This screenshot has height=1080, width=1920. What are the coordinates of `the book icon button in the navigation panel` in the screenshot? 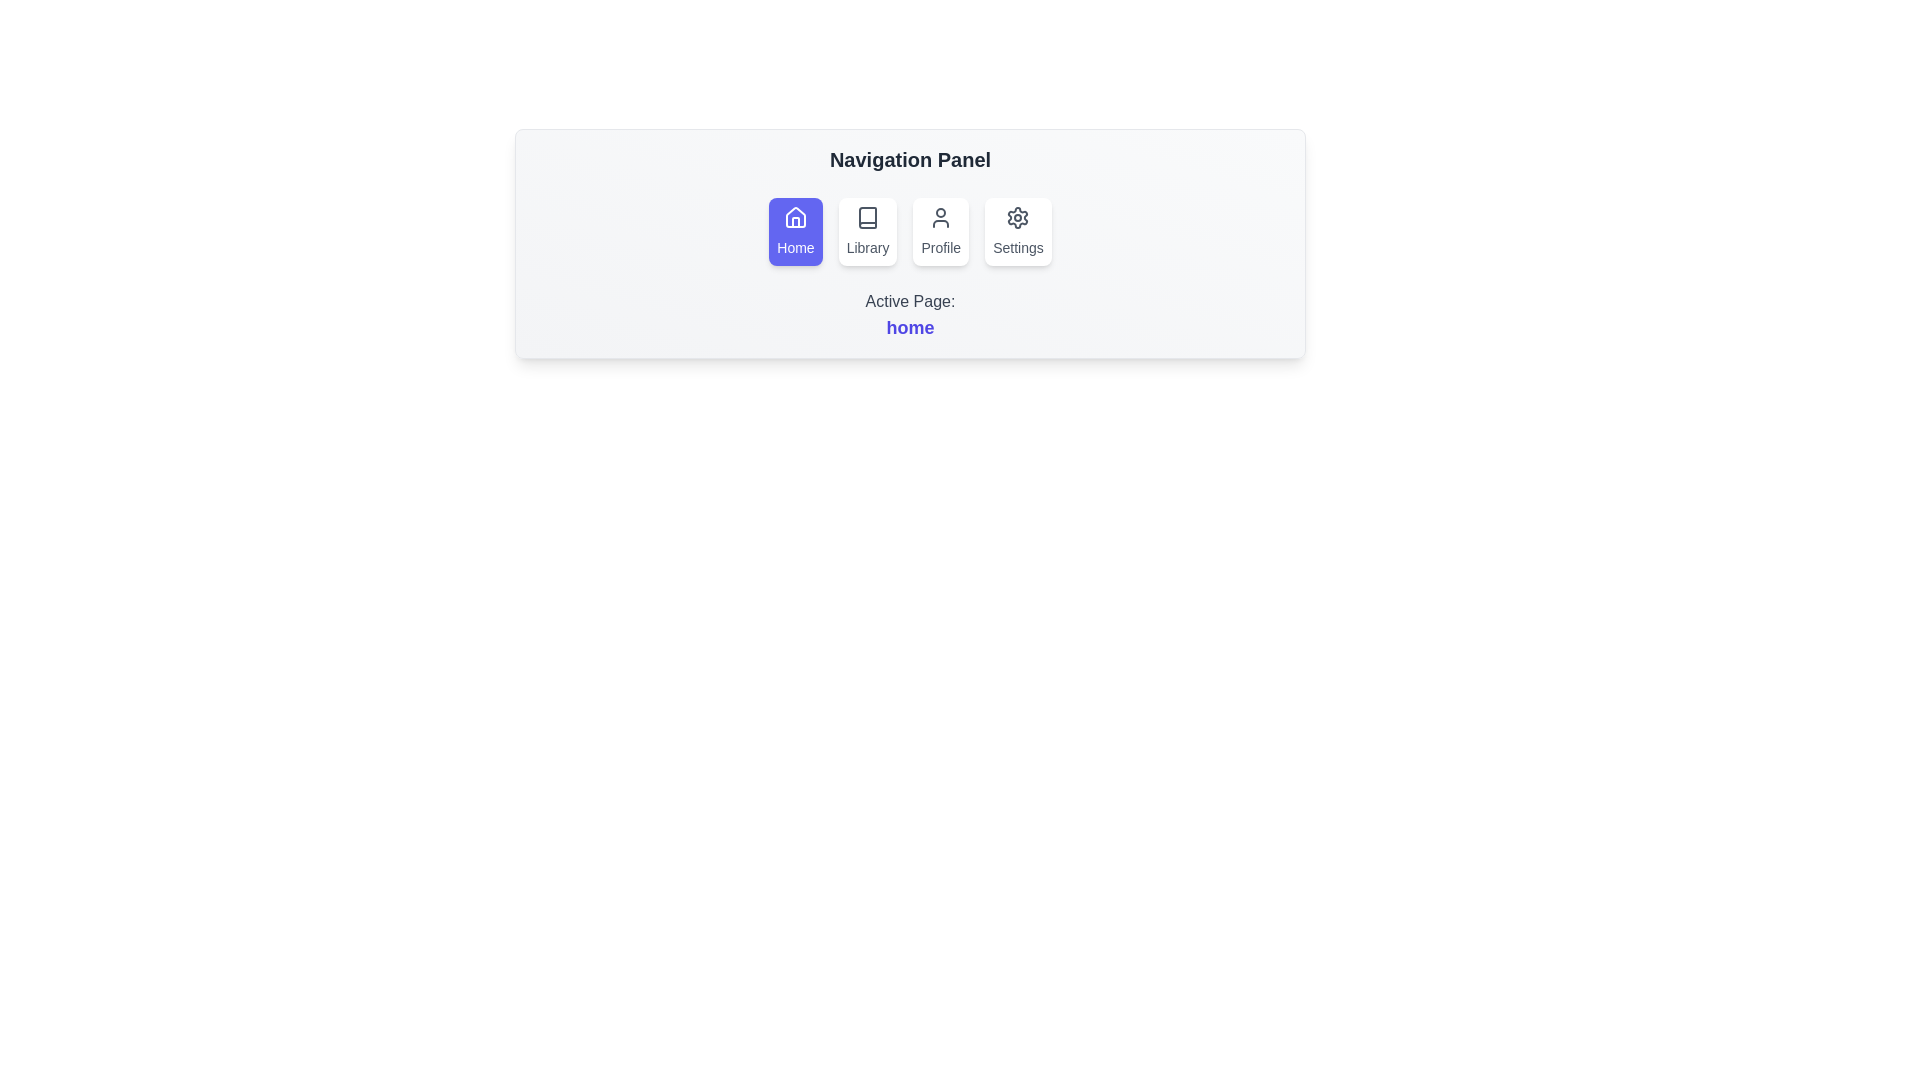 It's located at (868, 218).